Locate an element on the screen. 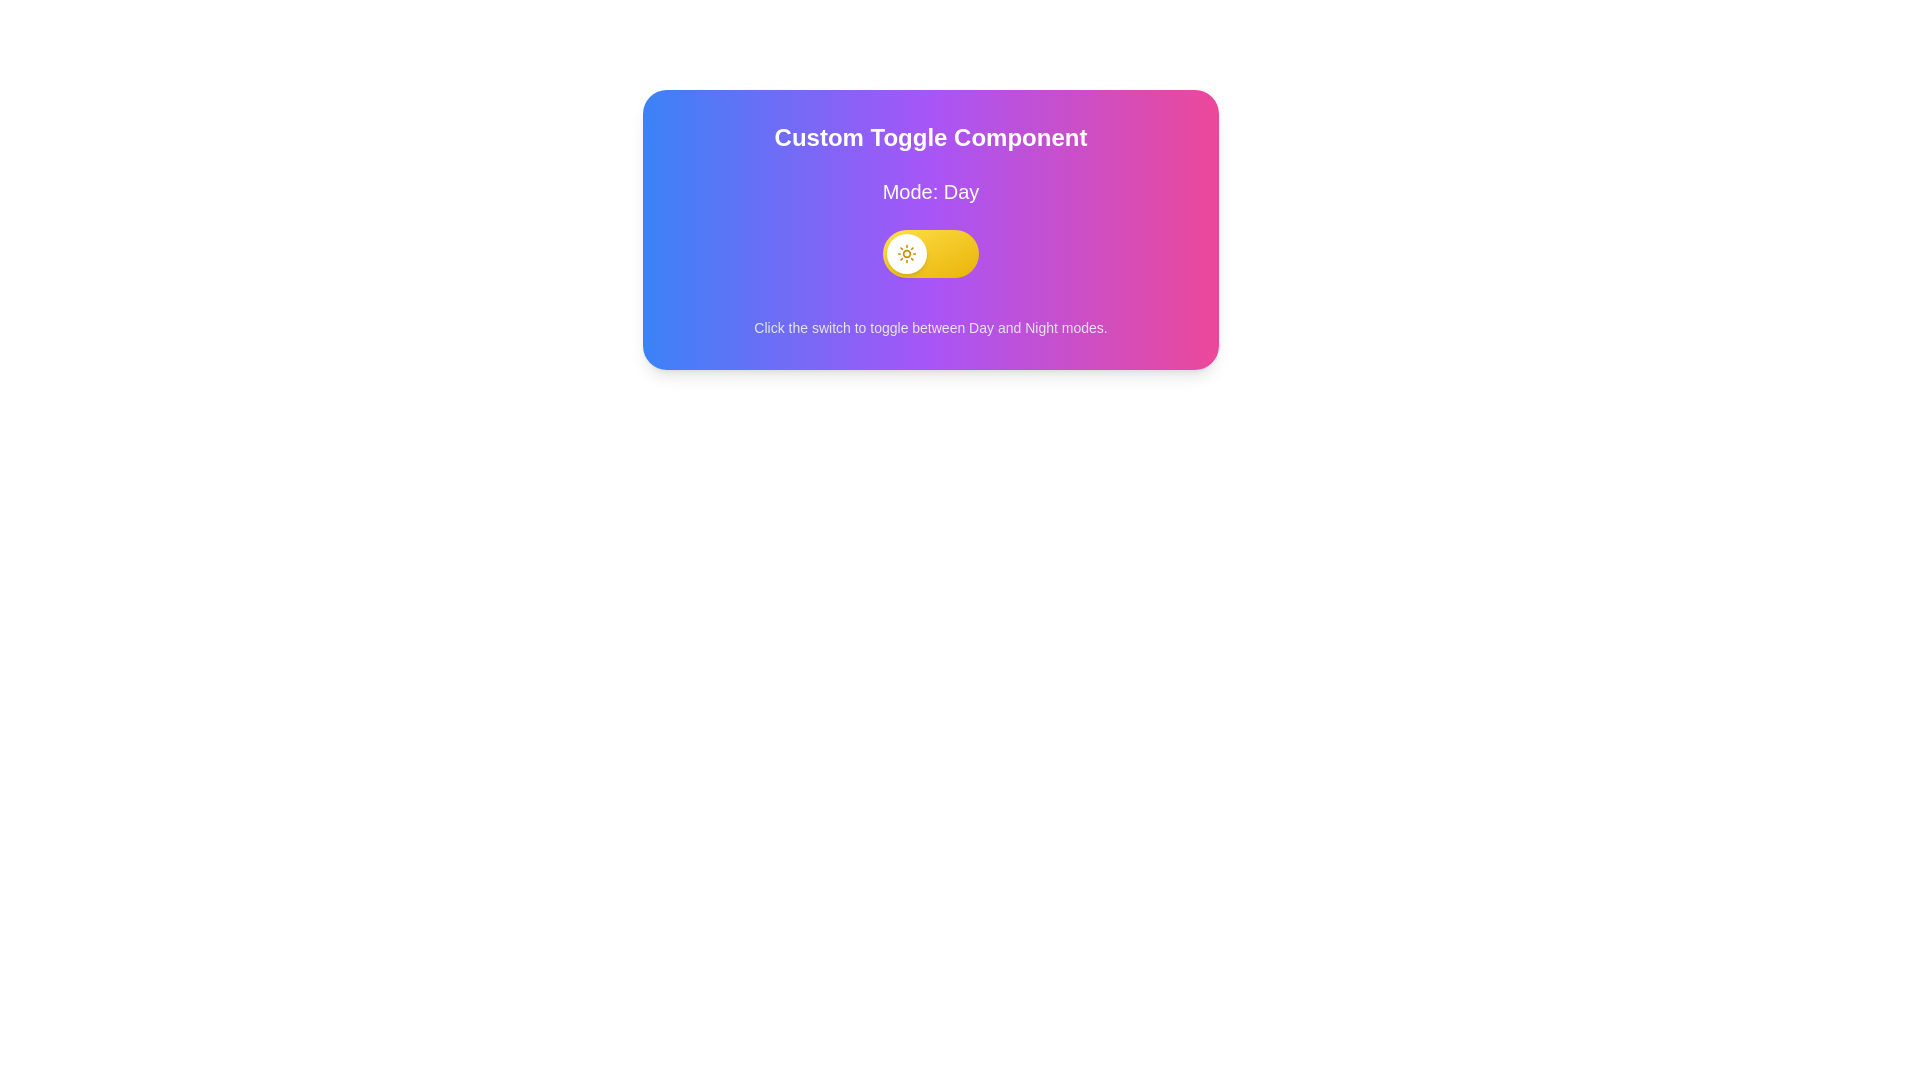  the toggle switch labeled 'Mode: Day' in the 'Custom Toggle Component' to change the mode from Day to Night is located at coordinates (930, 229).